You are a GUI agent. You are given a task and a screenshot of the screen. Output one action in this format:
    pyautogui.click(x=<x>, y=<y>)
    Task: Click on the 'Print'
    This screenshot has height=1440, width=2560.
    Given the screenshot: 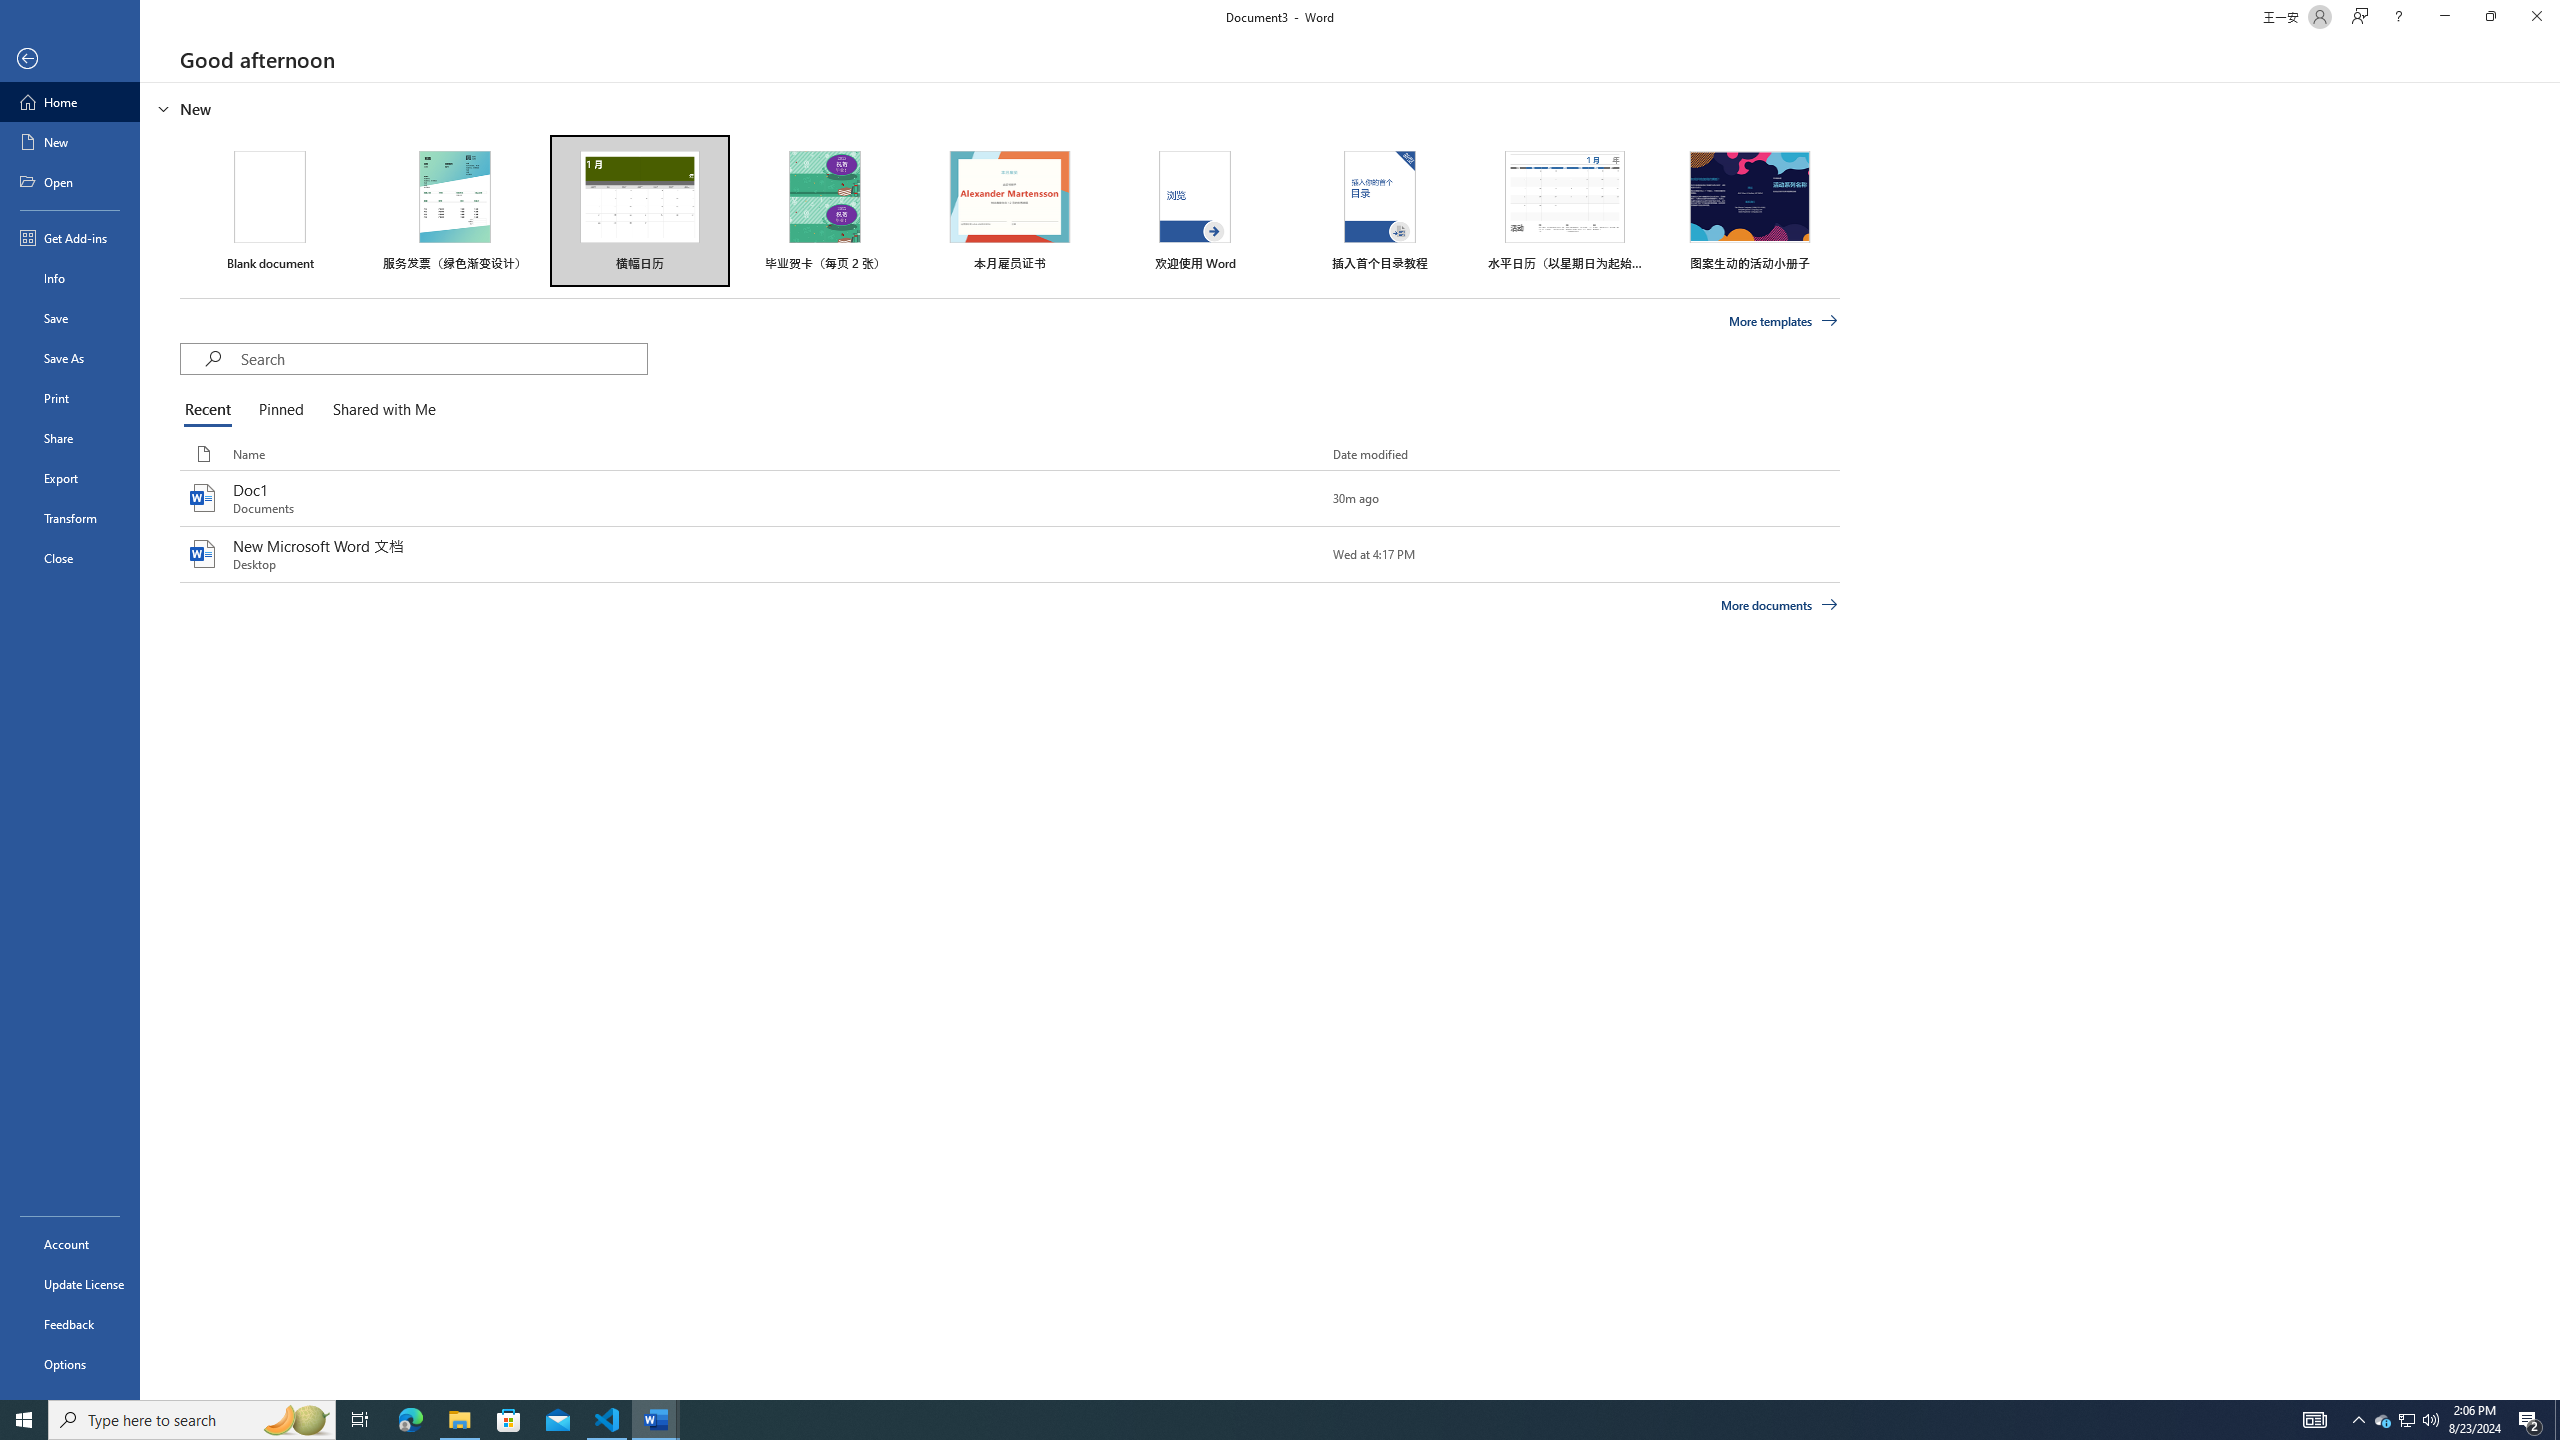 What is the action you would take?
    pyautogui.click(x=69, y=397)
    